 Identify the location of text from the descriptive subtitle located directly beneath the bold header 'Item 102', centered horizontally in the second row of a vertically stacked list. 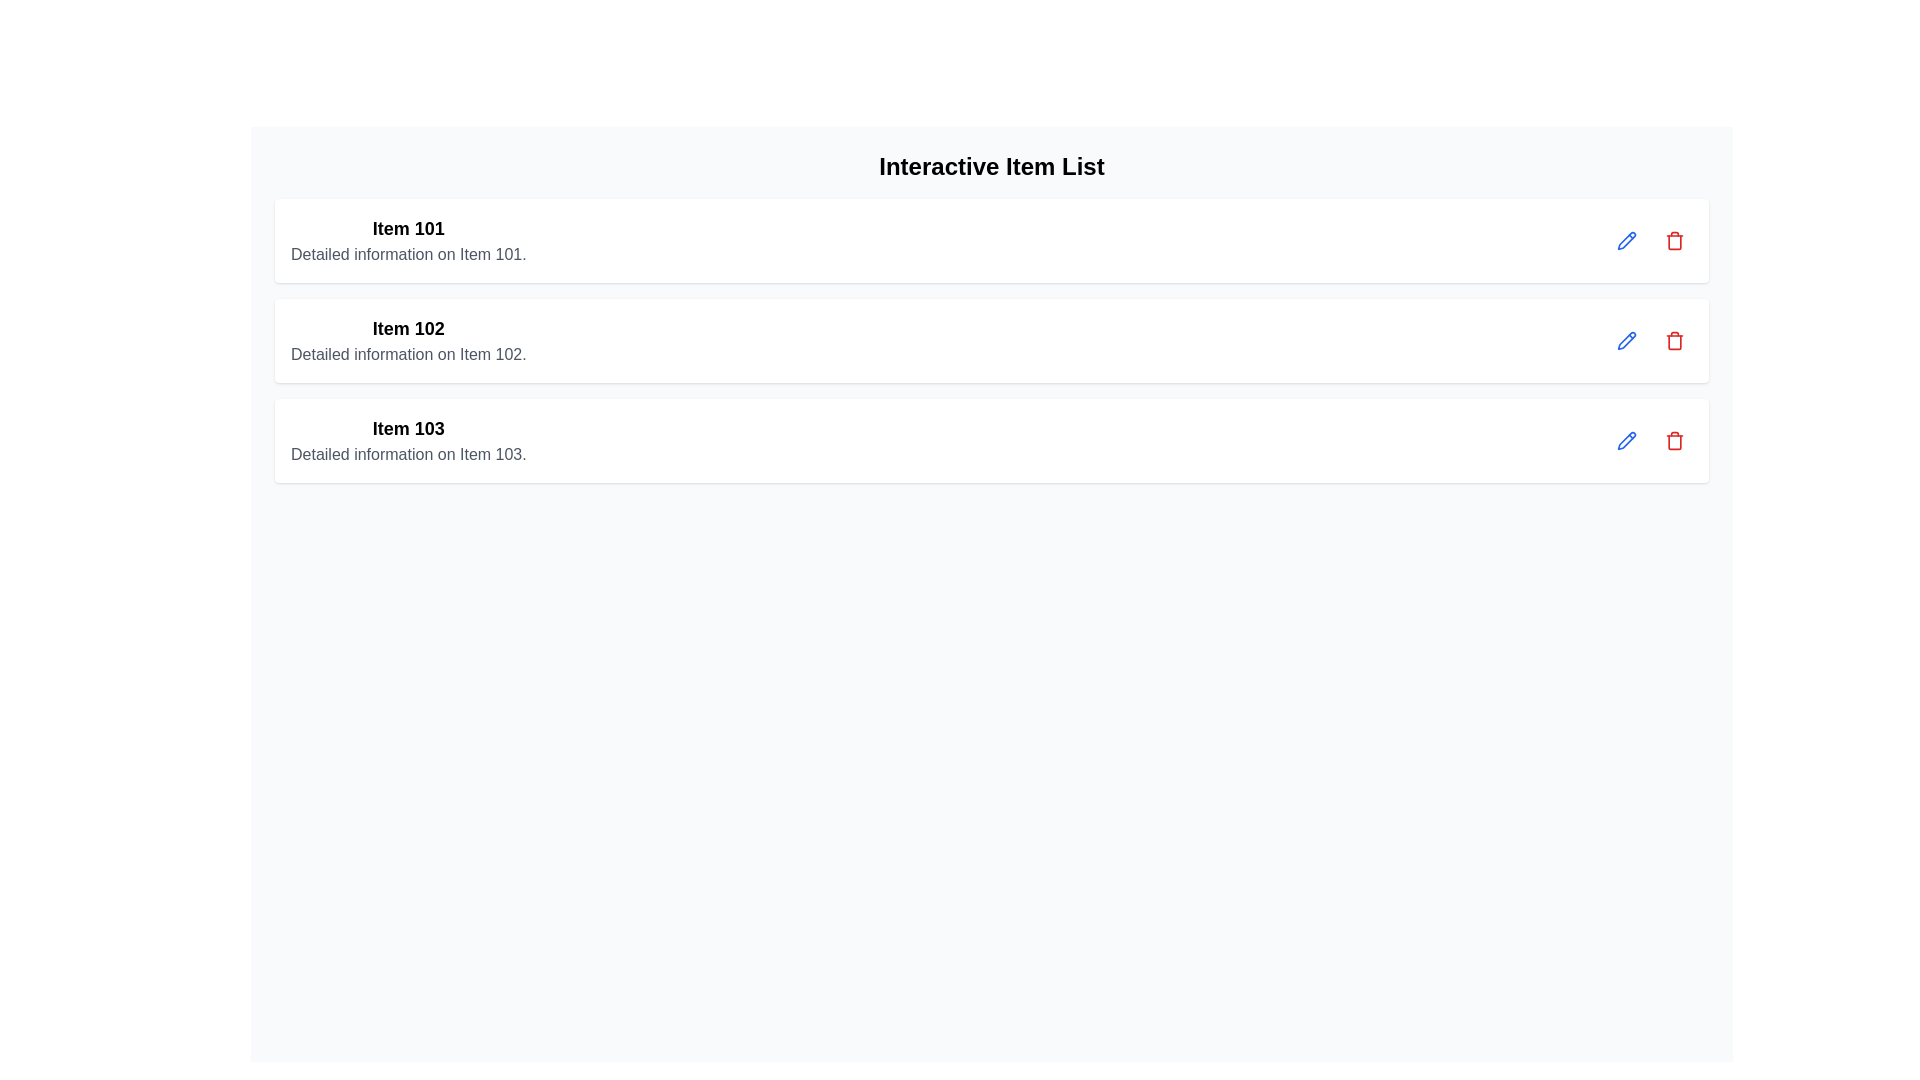
(407, 353).